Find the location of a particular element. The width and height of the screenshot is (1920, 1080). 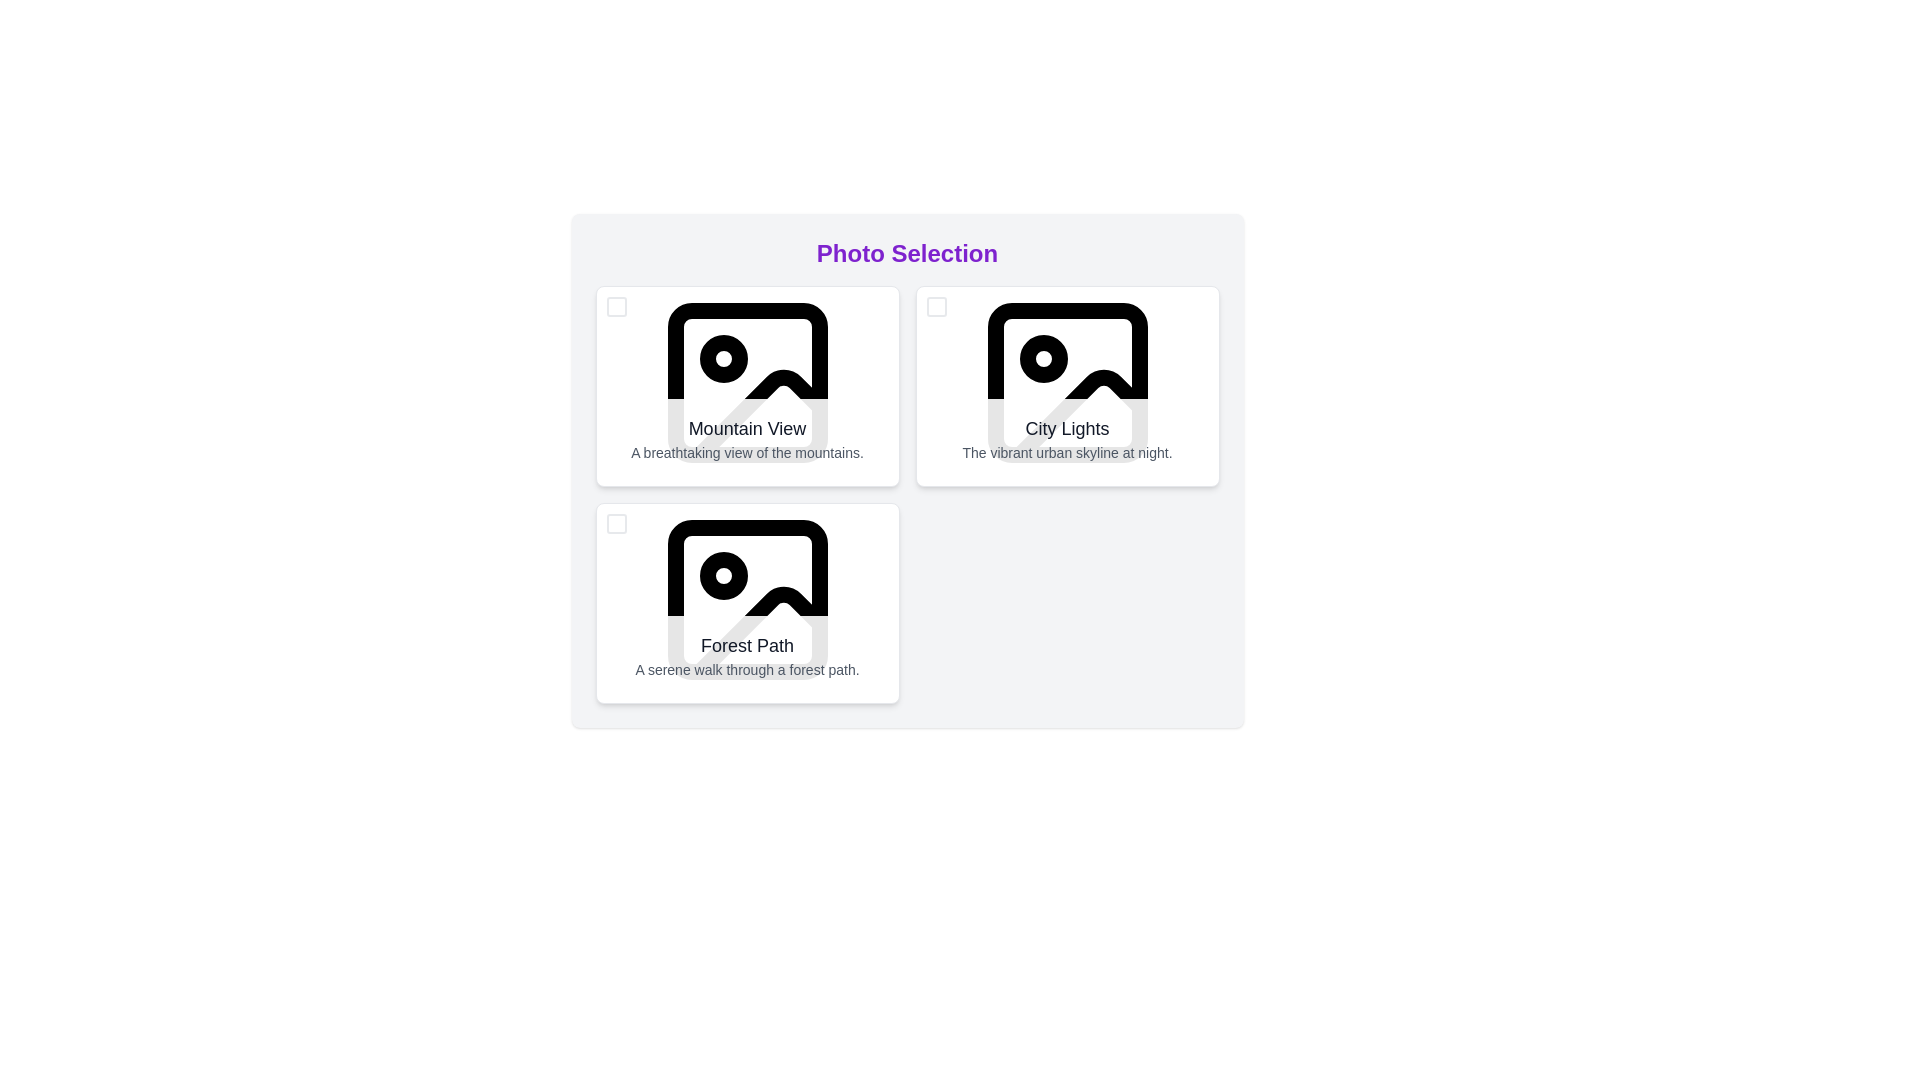

the small circular graphic with a white fill and black outline located at the top left corner of the 'Mountain View' thumbnail is located at coordinates (722, 357).